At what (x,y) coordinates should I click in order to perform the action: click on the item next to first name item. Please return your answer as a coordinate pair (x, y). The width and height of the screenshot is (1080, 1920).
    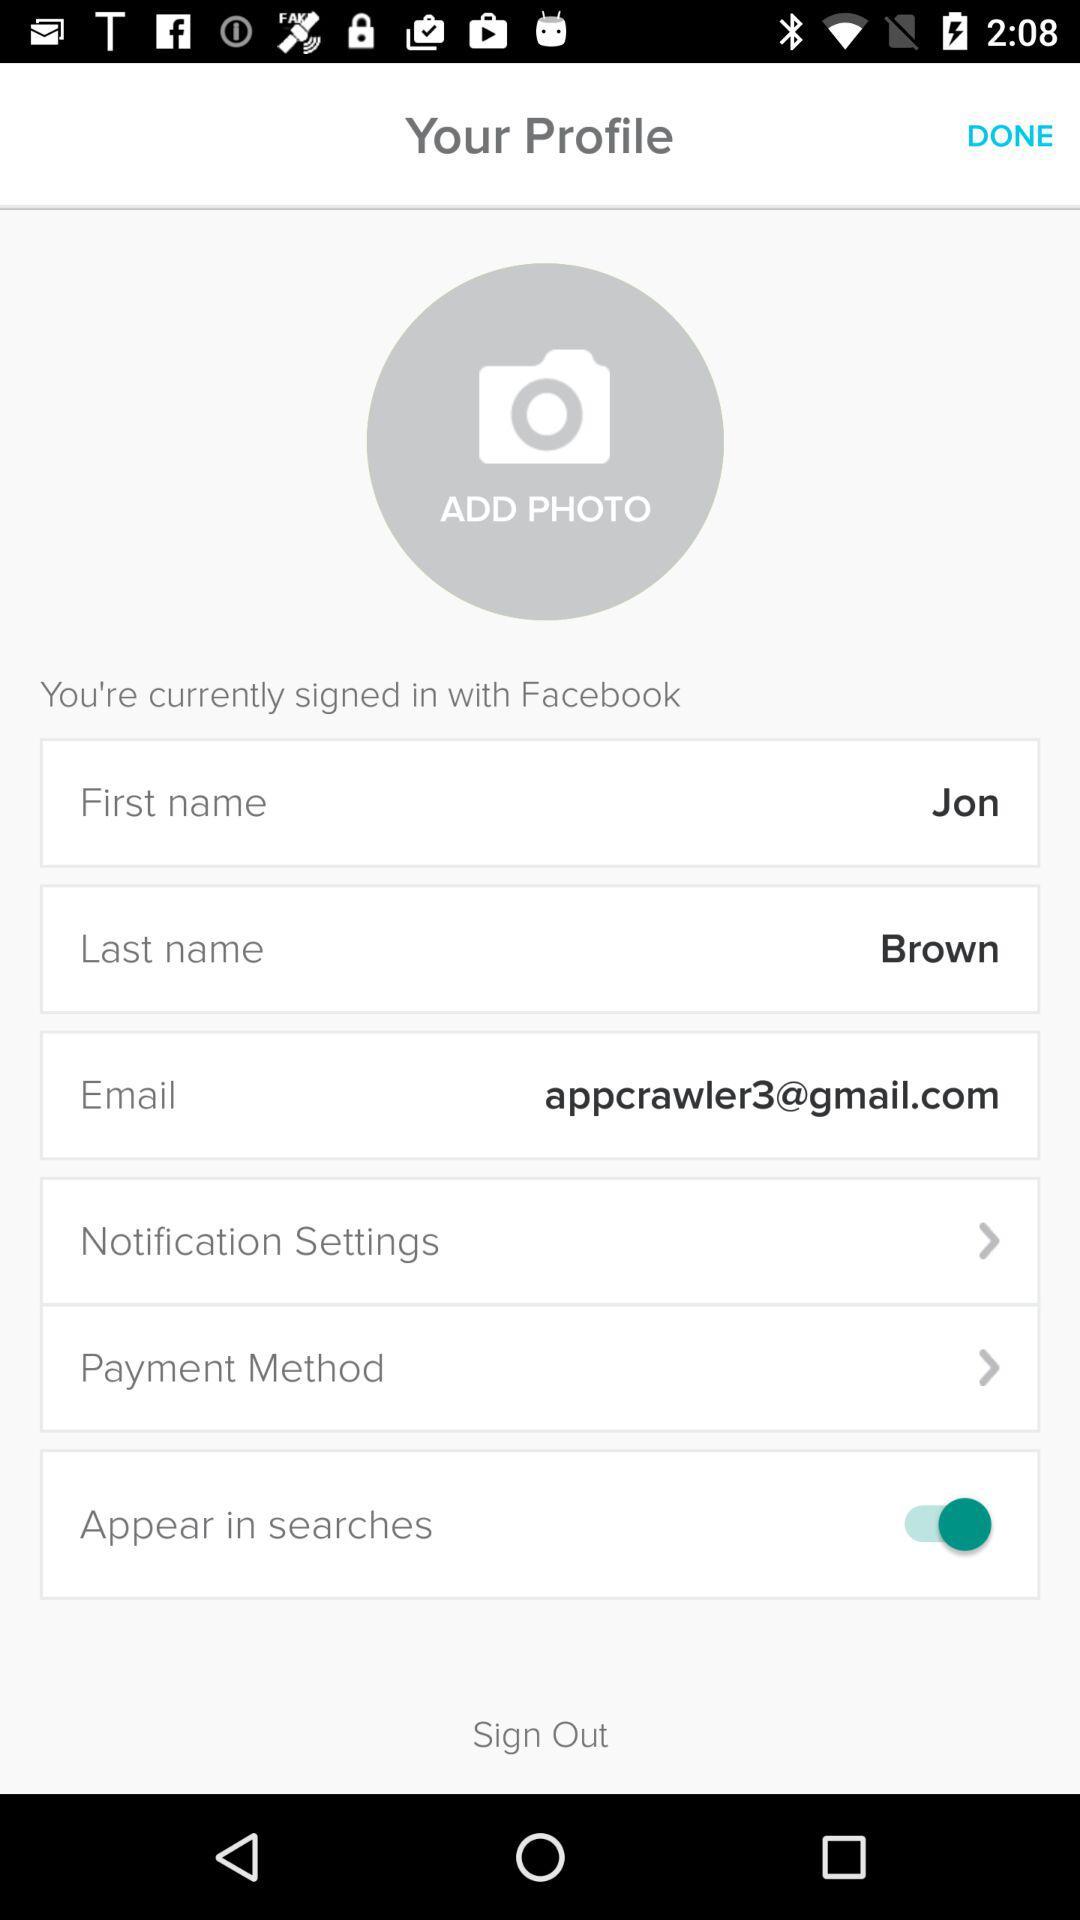
    Looking at the image, I should click on (647, 802).